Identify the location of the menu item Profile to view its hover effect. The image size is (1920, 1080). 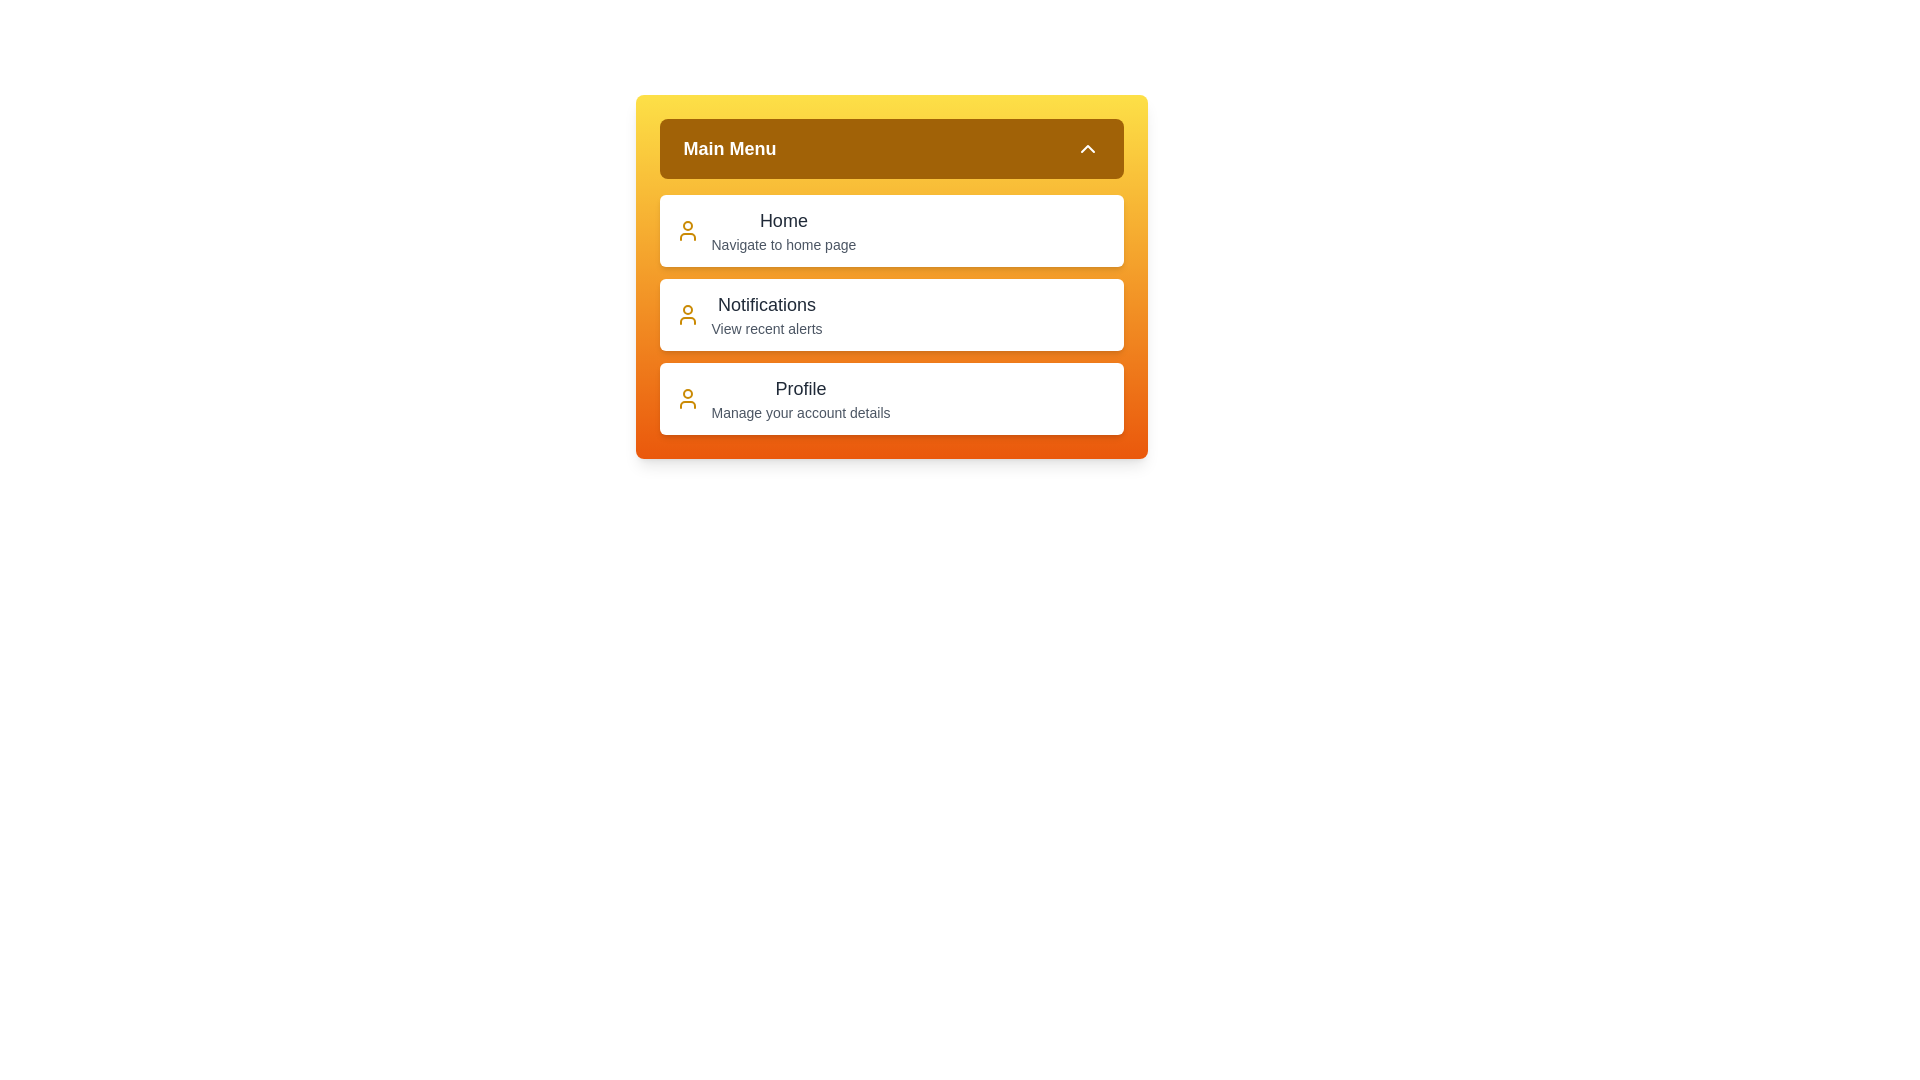
(890, 398).